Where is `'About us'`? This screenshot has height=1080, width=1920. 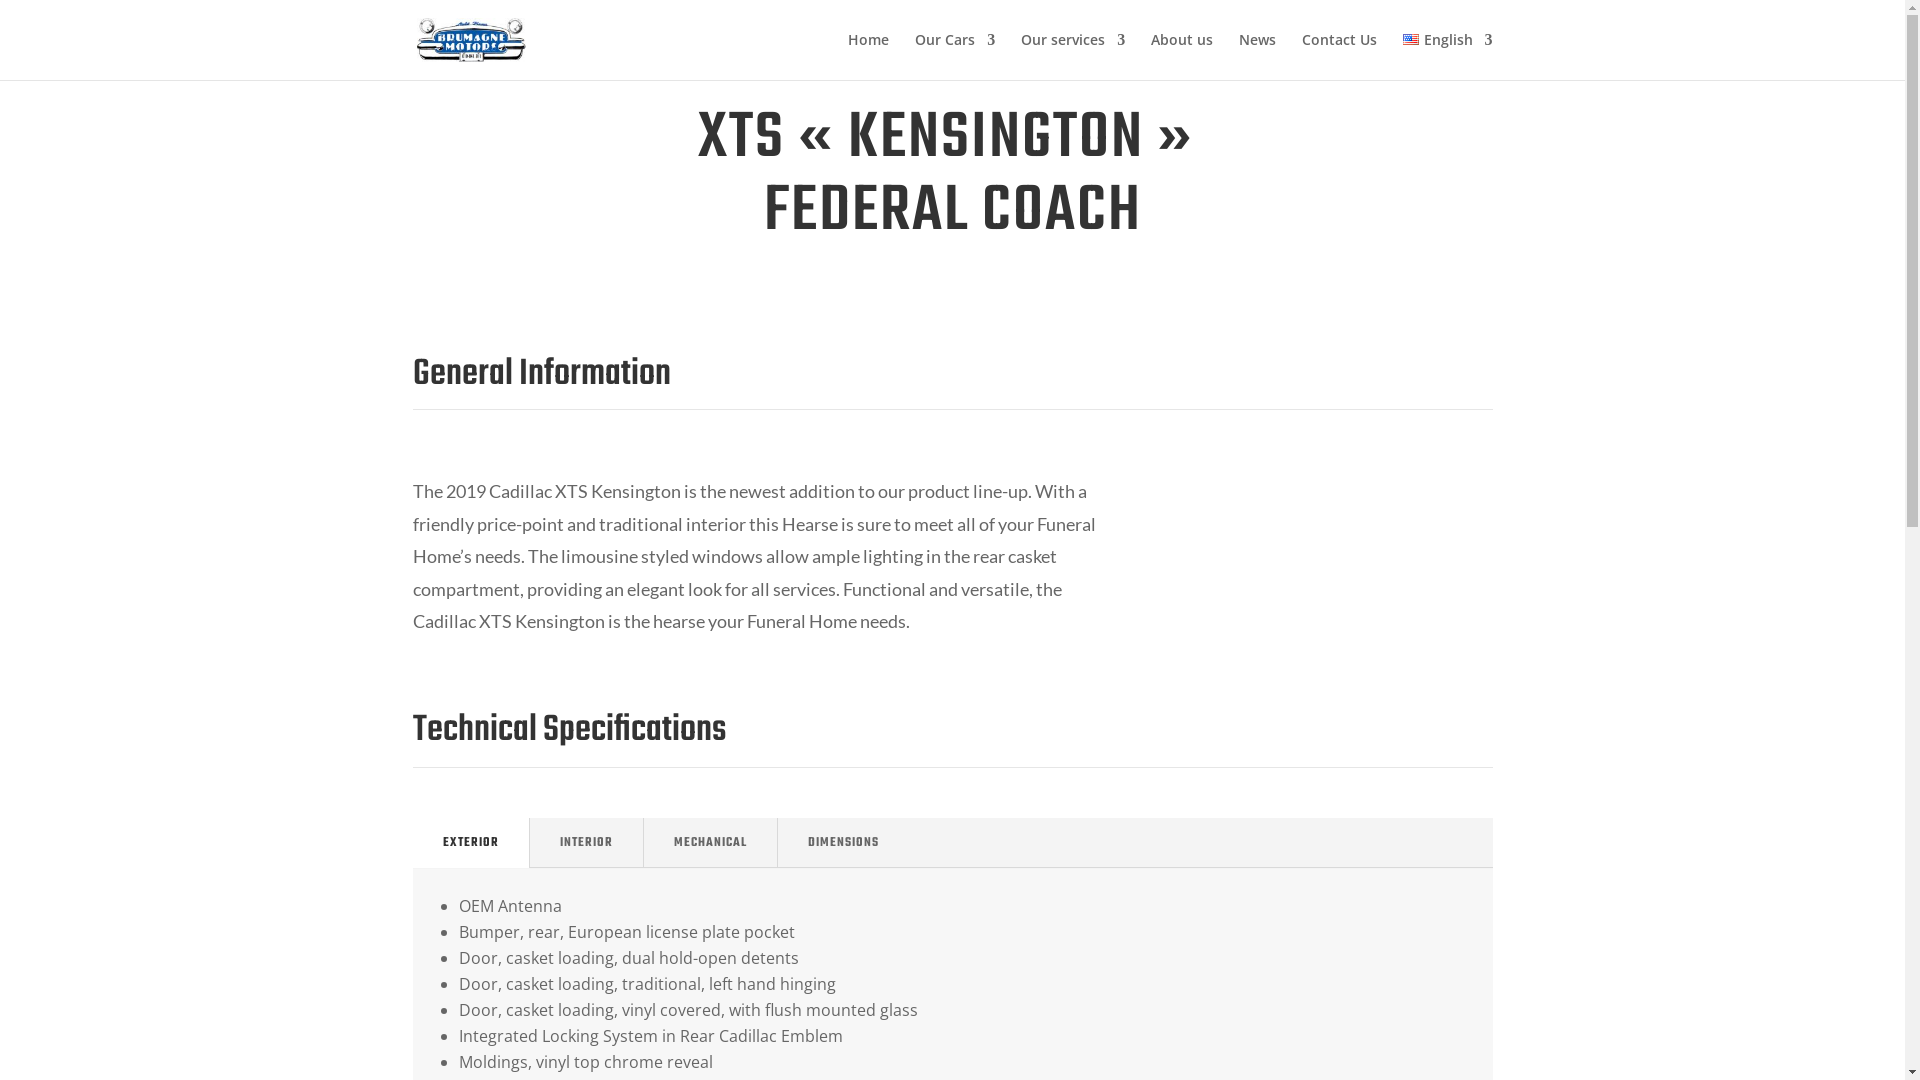 'About us' is located at coordinates (1181, 55).